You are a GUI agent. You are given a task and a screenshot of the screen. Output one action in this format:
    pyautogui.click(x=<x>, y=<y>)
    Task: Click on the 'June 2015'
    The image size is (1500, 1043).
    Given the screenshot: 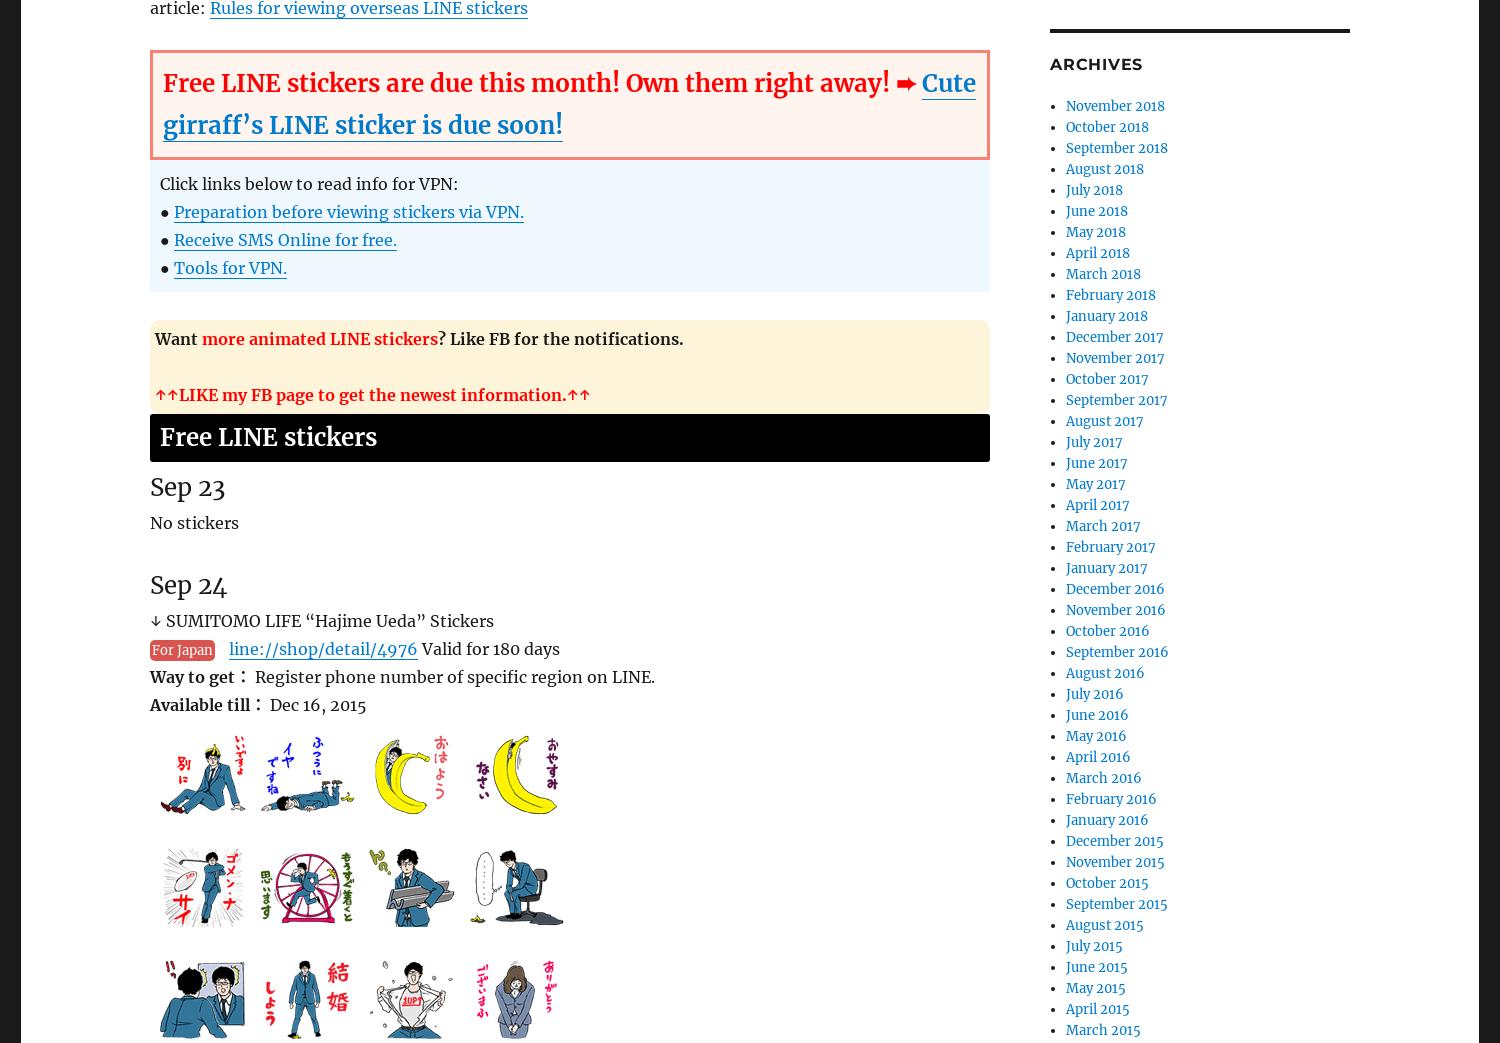 What is the action you would take?
    pyautogui.click(x=1095, y=965)
    